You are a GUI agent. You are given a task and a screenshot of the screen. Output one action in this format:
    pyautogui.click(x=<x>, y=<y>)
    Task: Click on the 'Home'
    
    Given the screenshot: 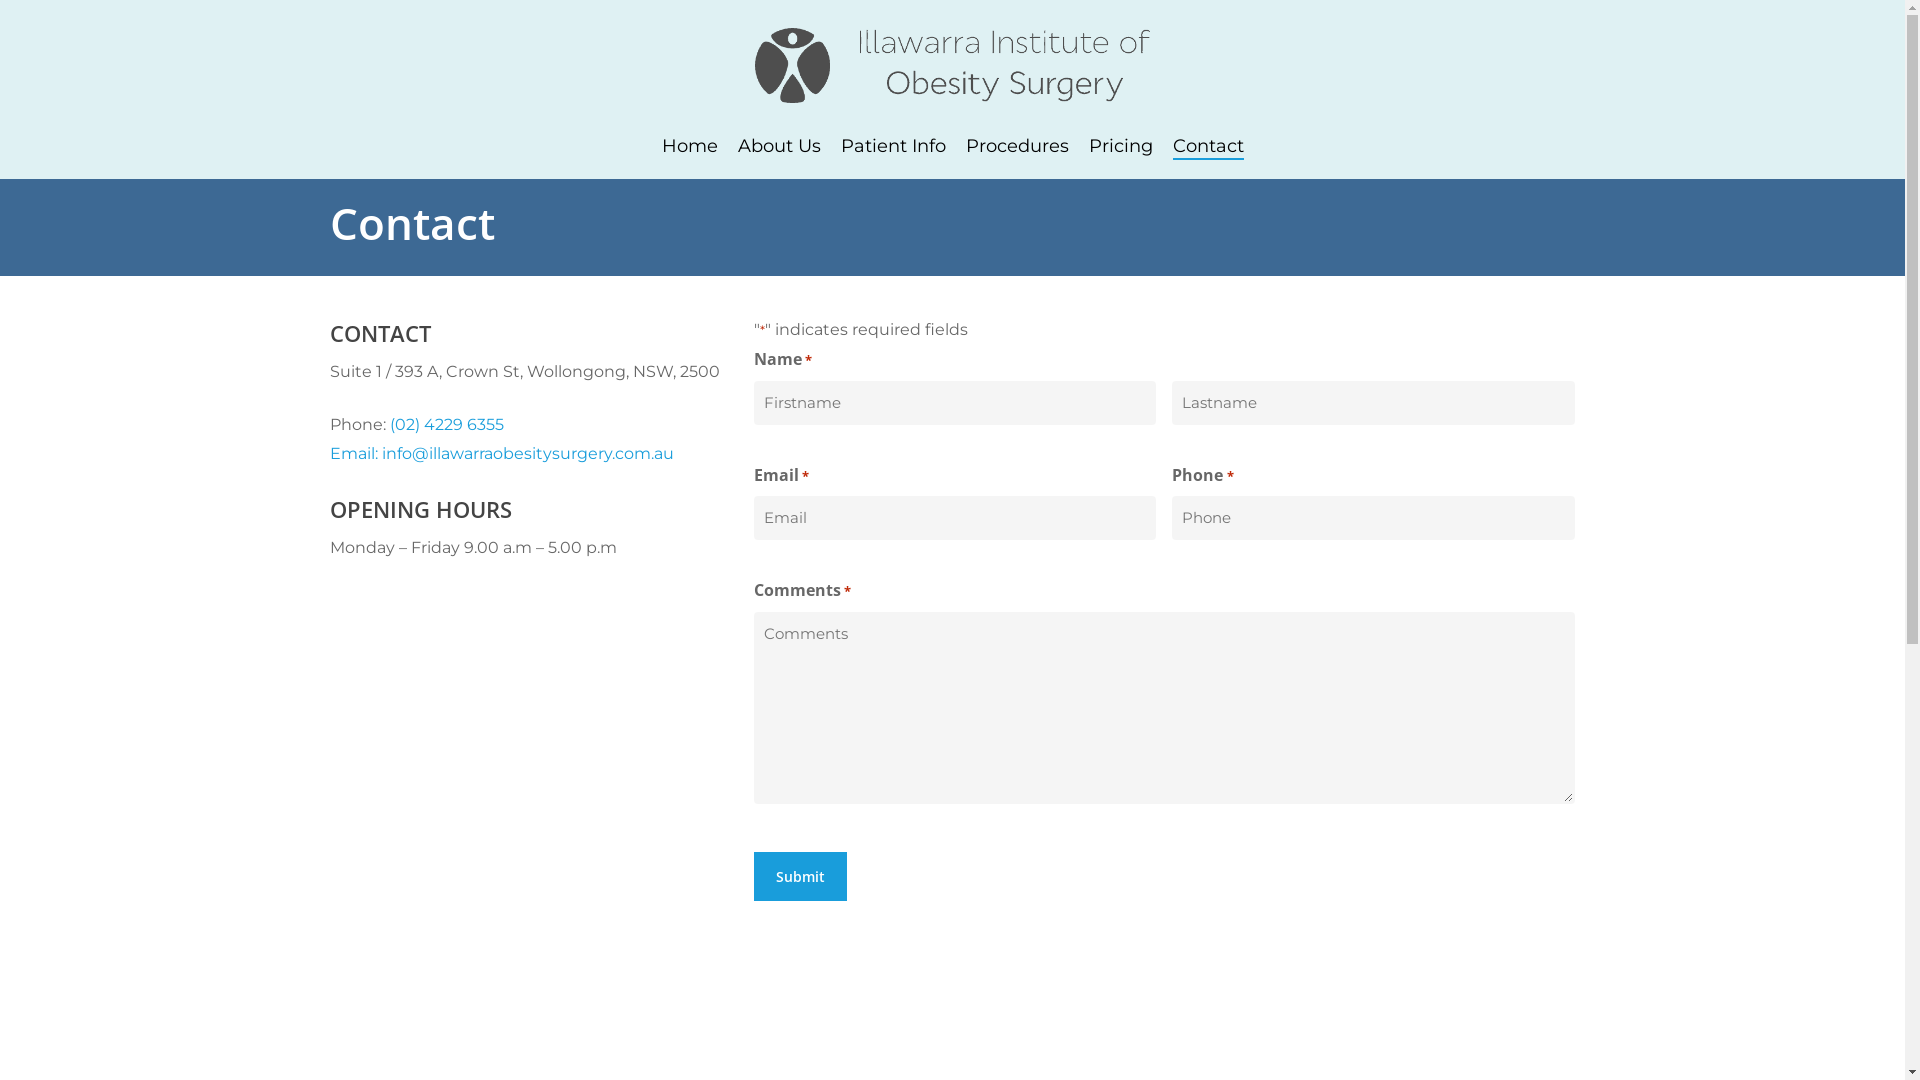 What is the action you would take?
    pyautogui.click(x=690, y=145)
    